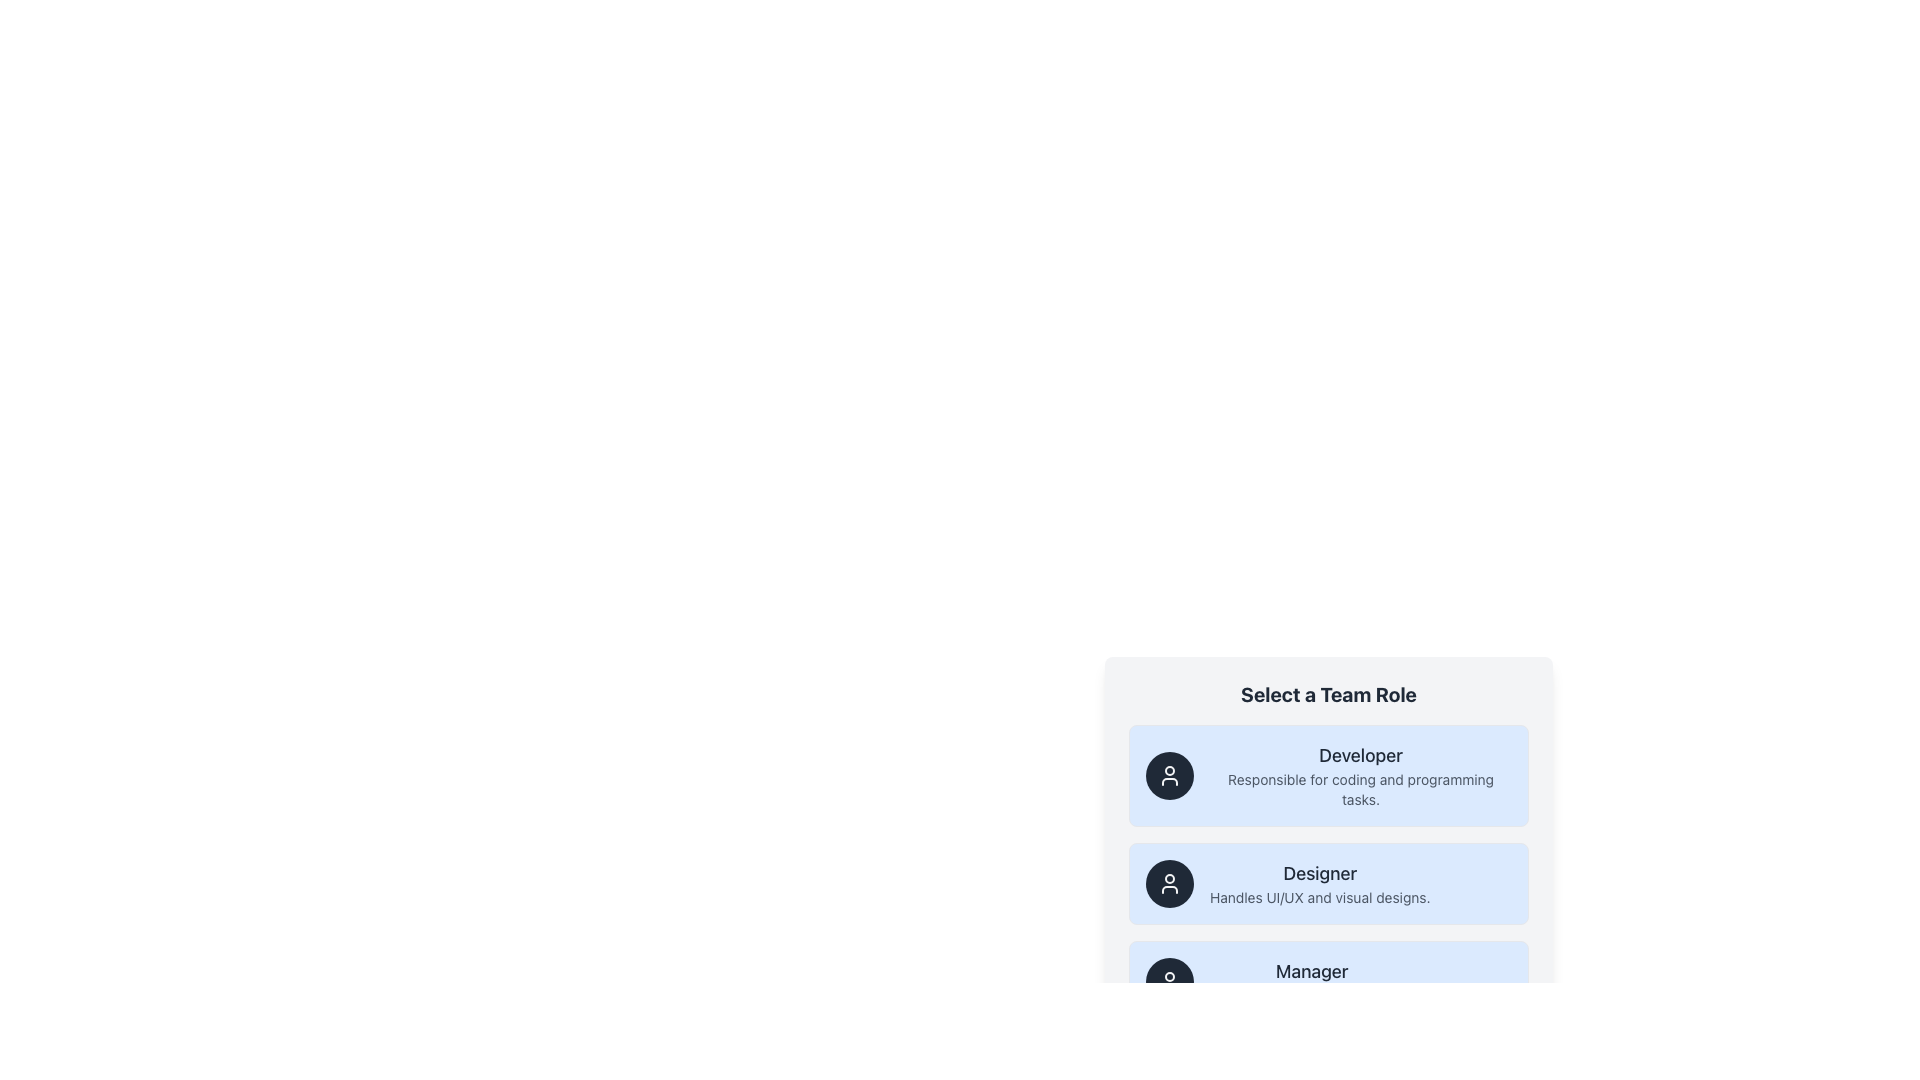 The image size is (1920, 1080). Describe the element at coordinates (1329, 693) in the screenshot. I see `the bold header reading 'Select a Team Role' which is prominently styled in gray text against a white backdrop, located at the top of the section for role selection` at that location.